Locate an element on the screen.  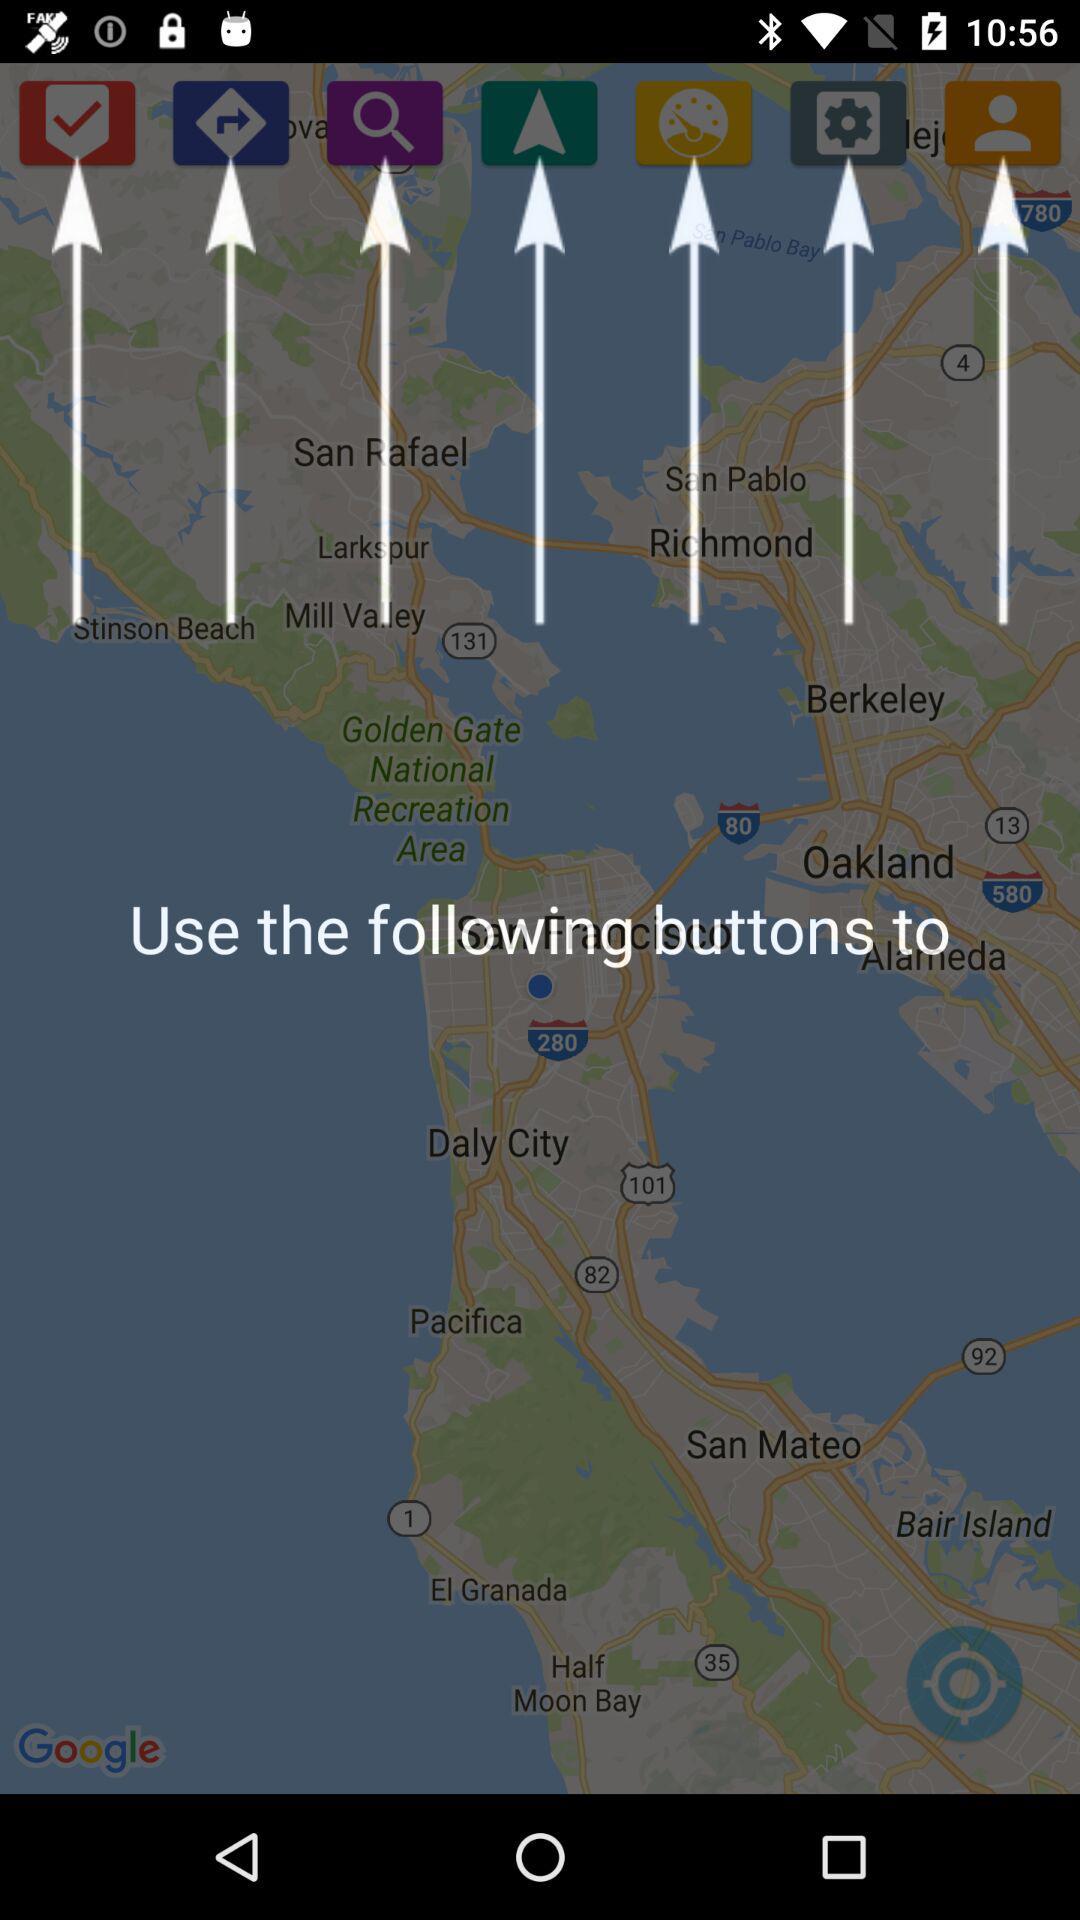
check settings is located at coordinates (848, 121).